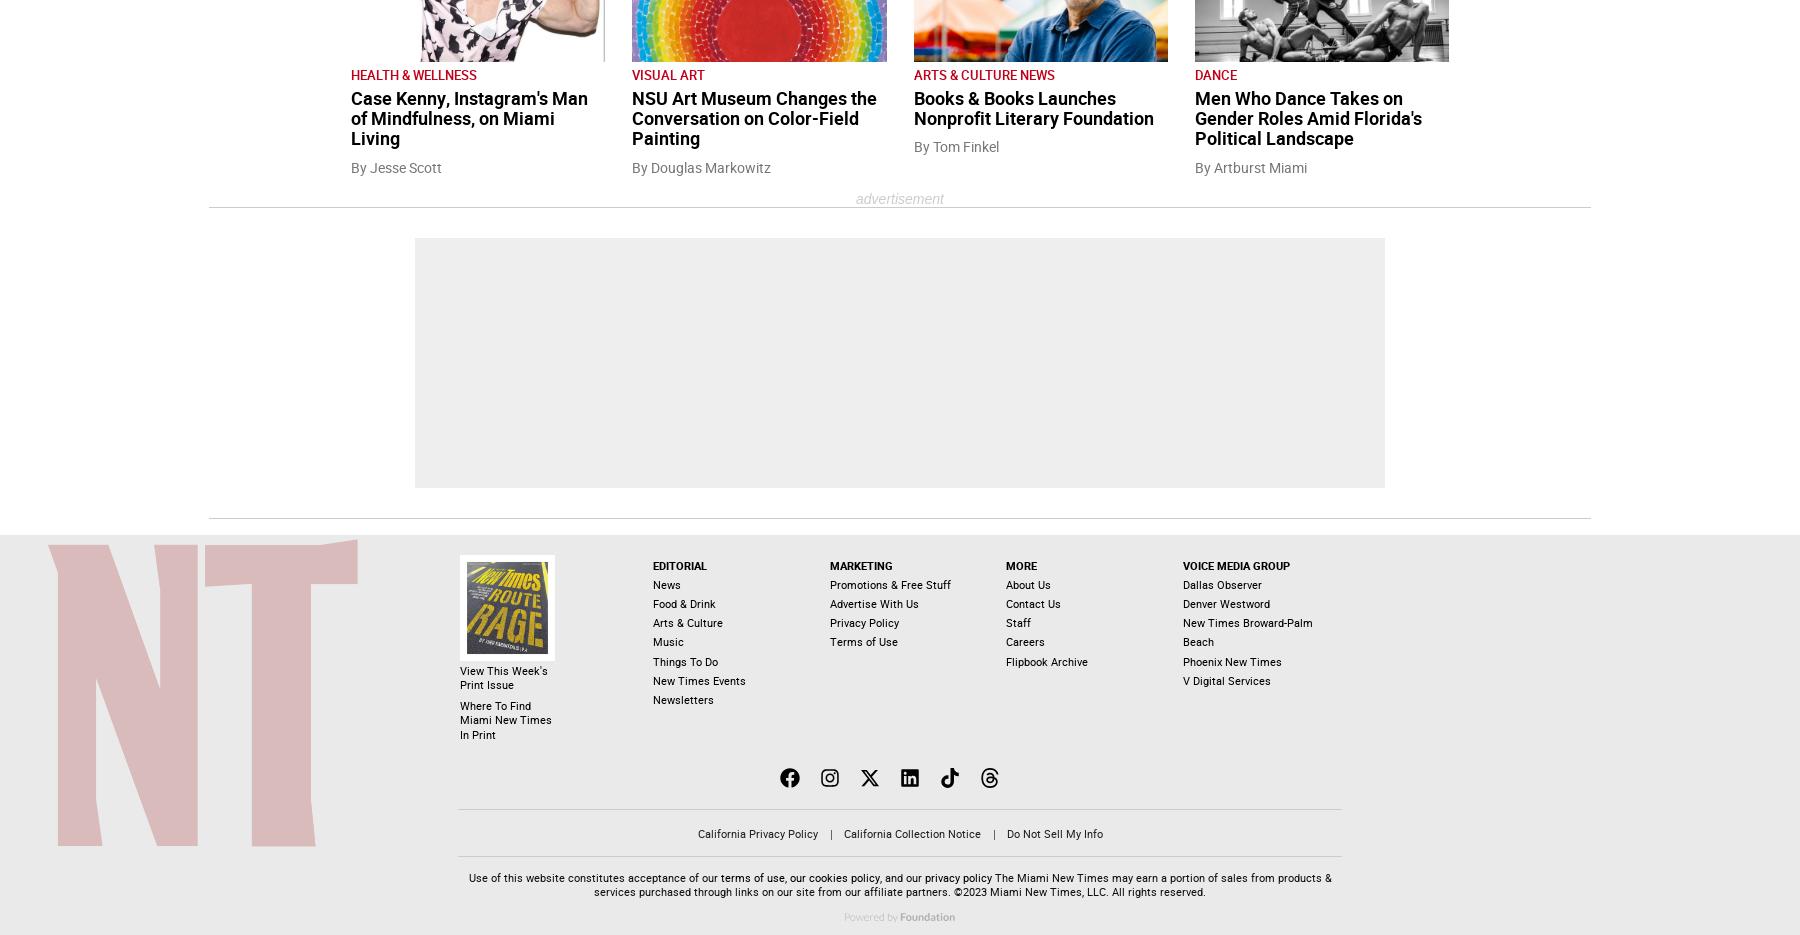 Image resolution: width=1800 pixels, height=935 pixels. I want to click on 'NSU Art Museum Changes the Conversation on Color-Field Painting', so click(753, 118).